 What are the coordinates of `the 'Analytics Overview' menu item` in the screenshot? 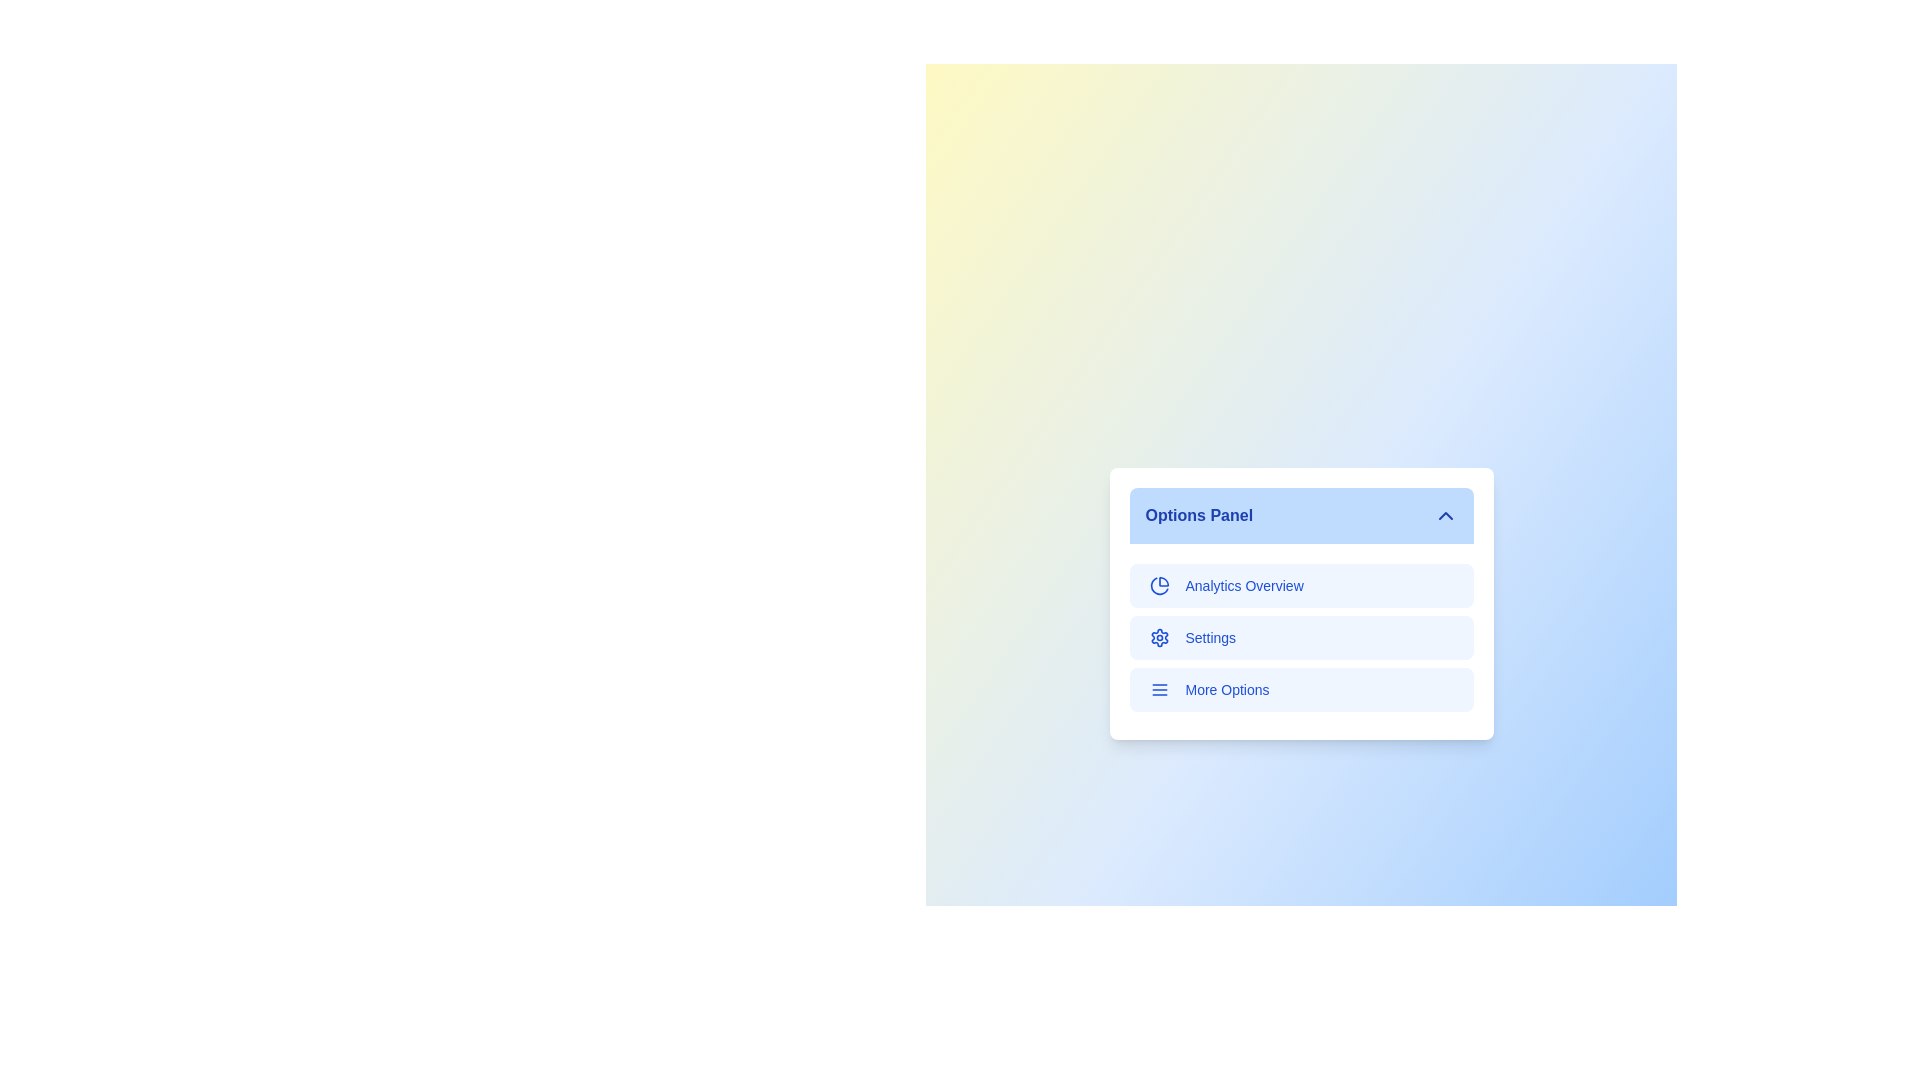 It's located at (1301, 585).